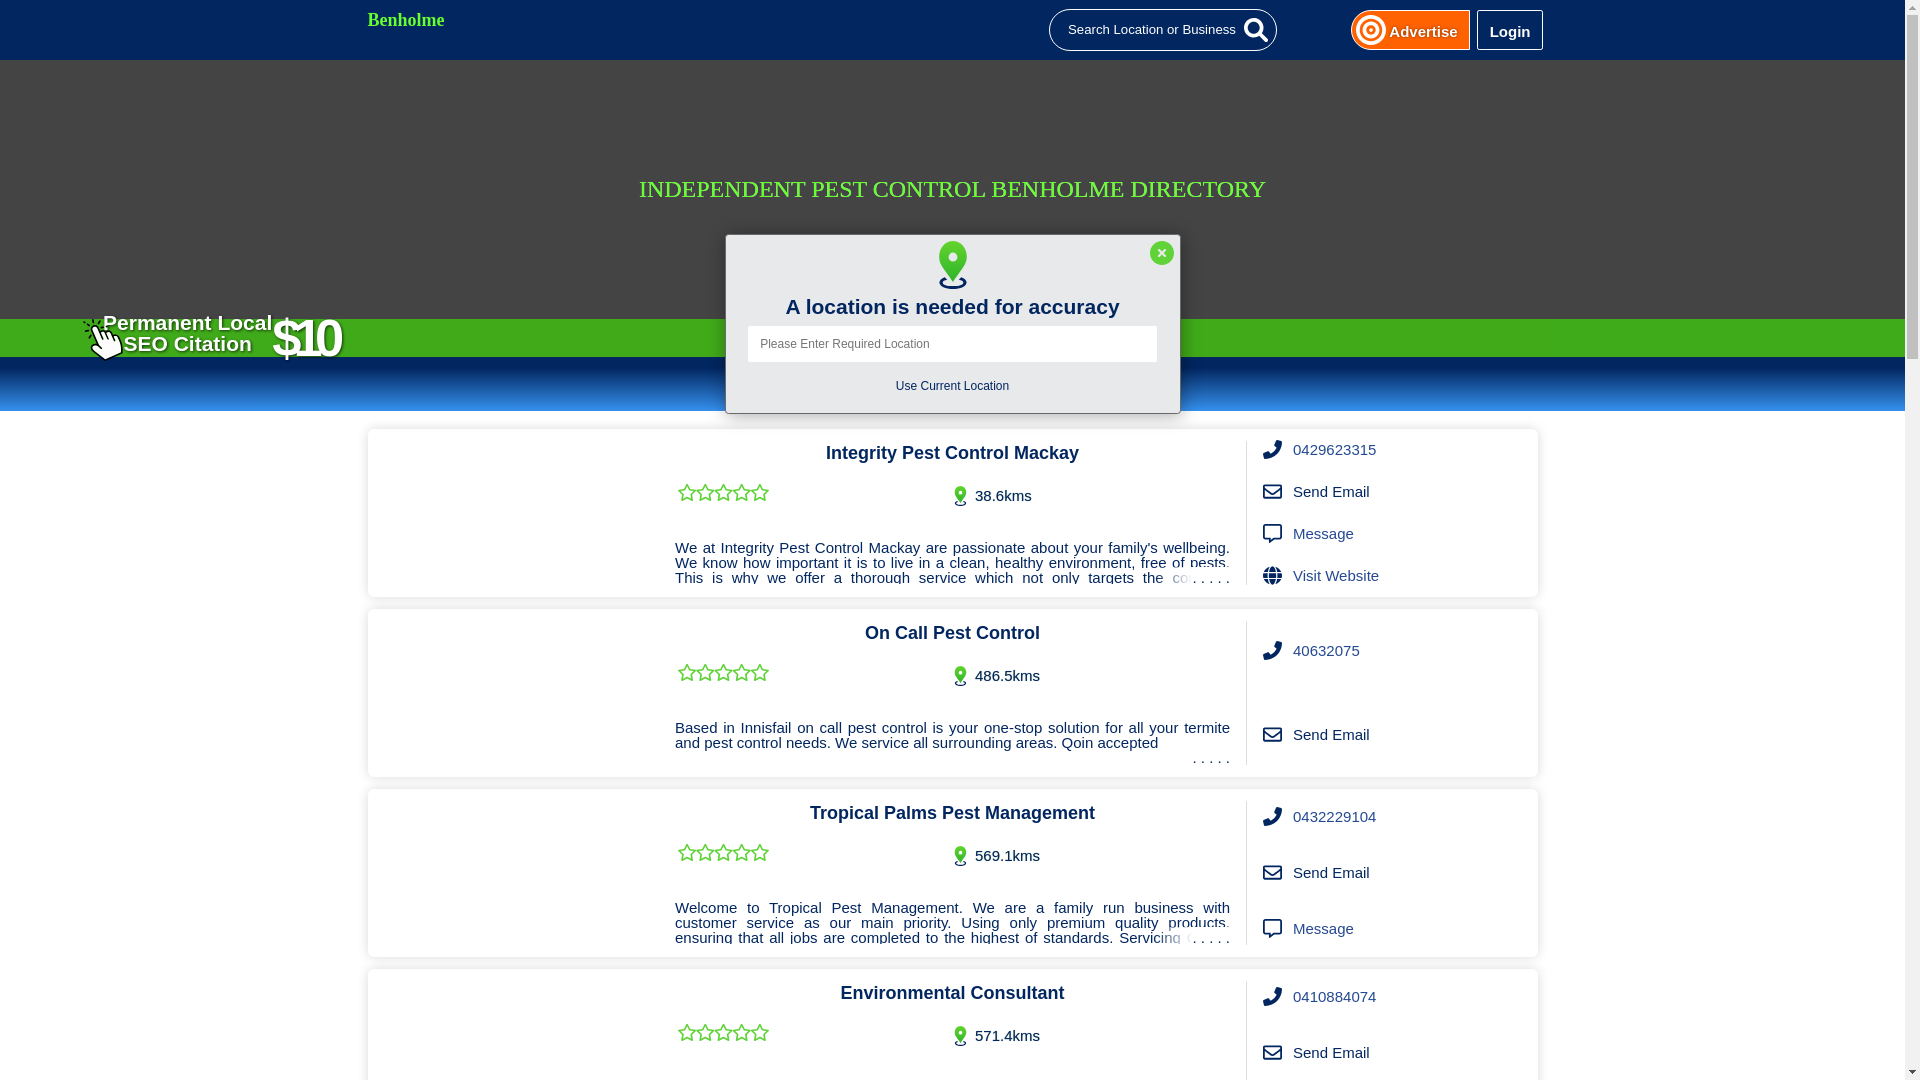 The height and width of the screenshot is (1080, 1920). I want to click on '0432229104', so click(1334, 817).